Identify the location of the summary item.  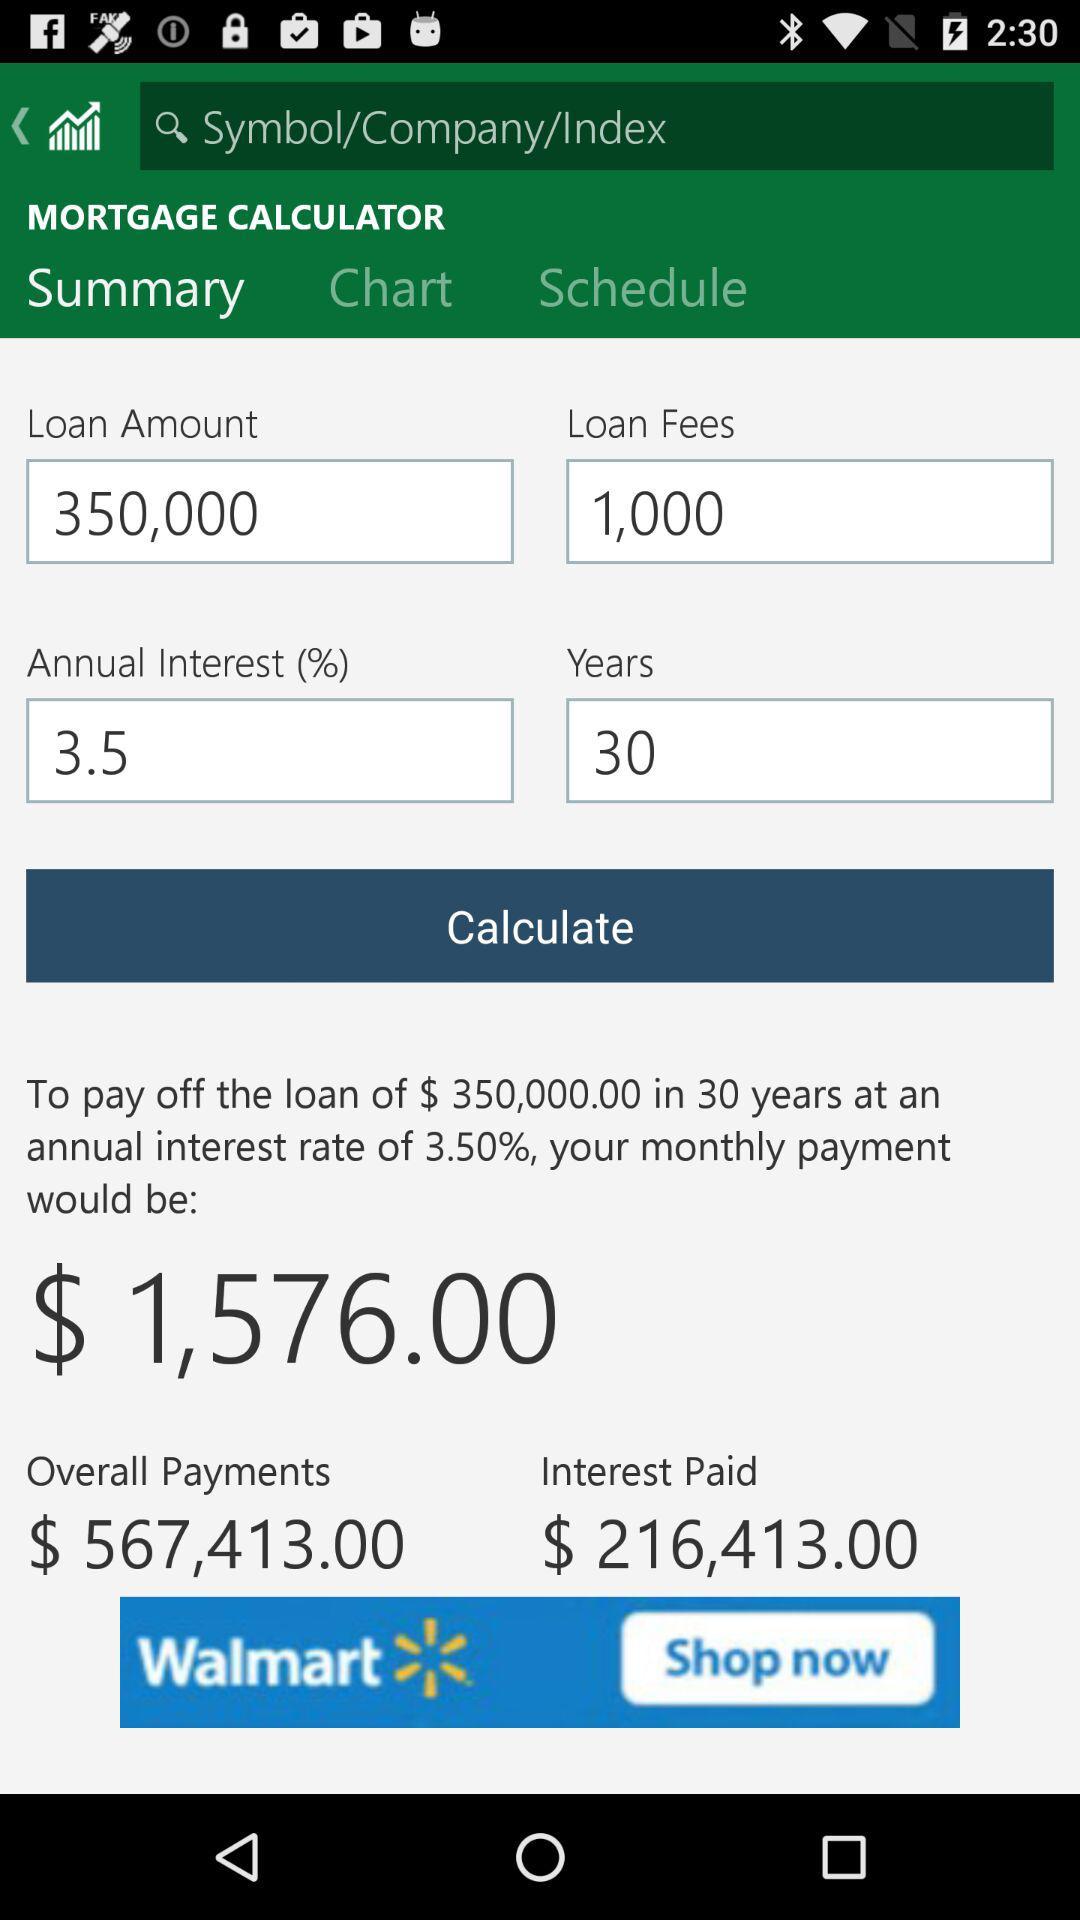
(150, 290).